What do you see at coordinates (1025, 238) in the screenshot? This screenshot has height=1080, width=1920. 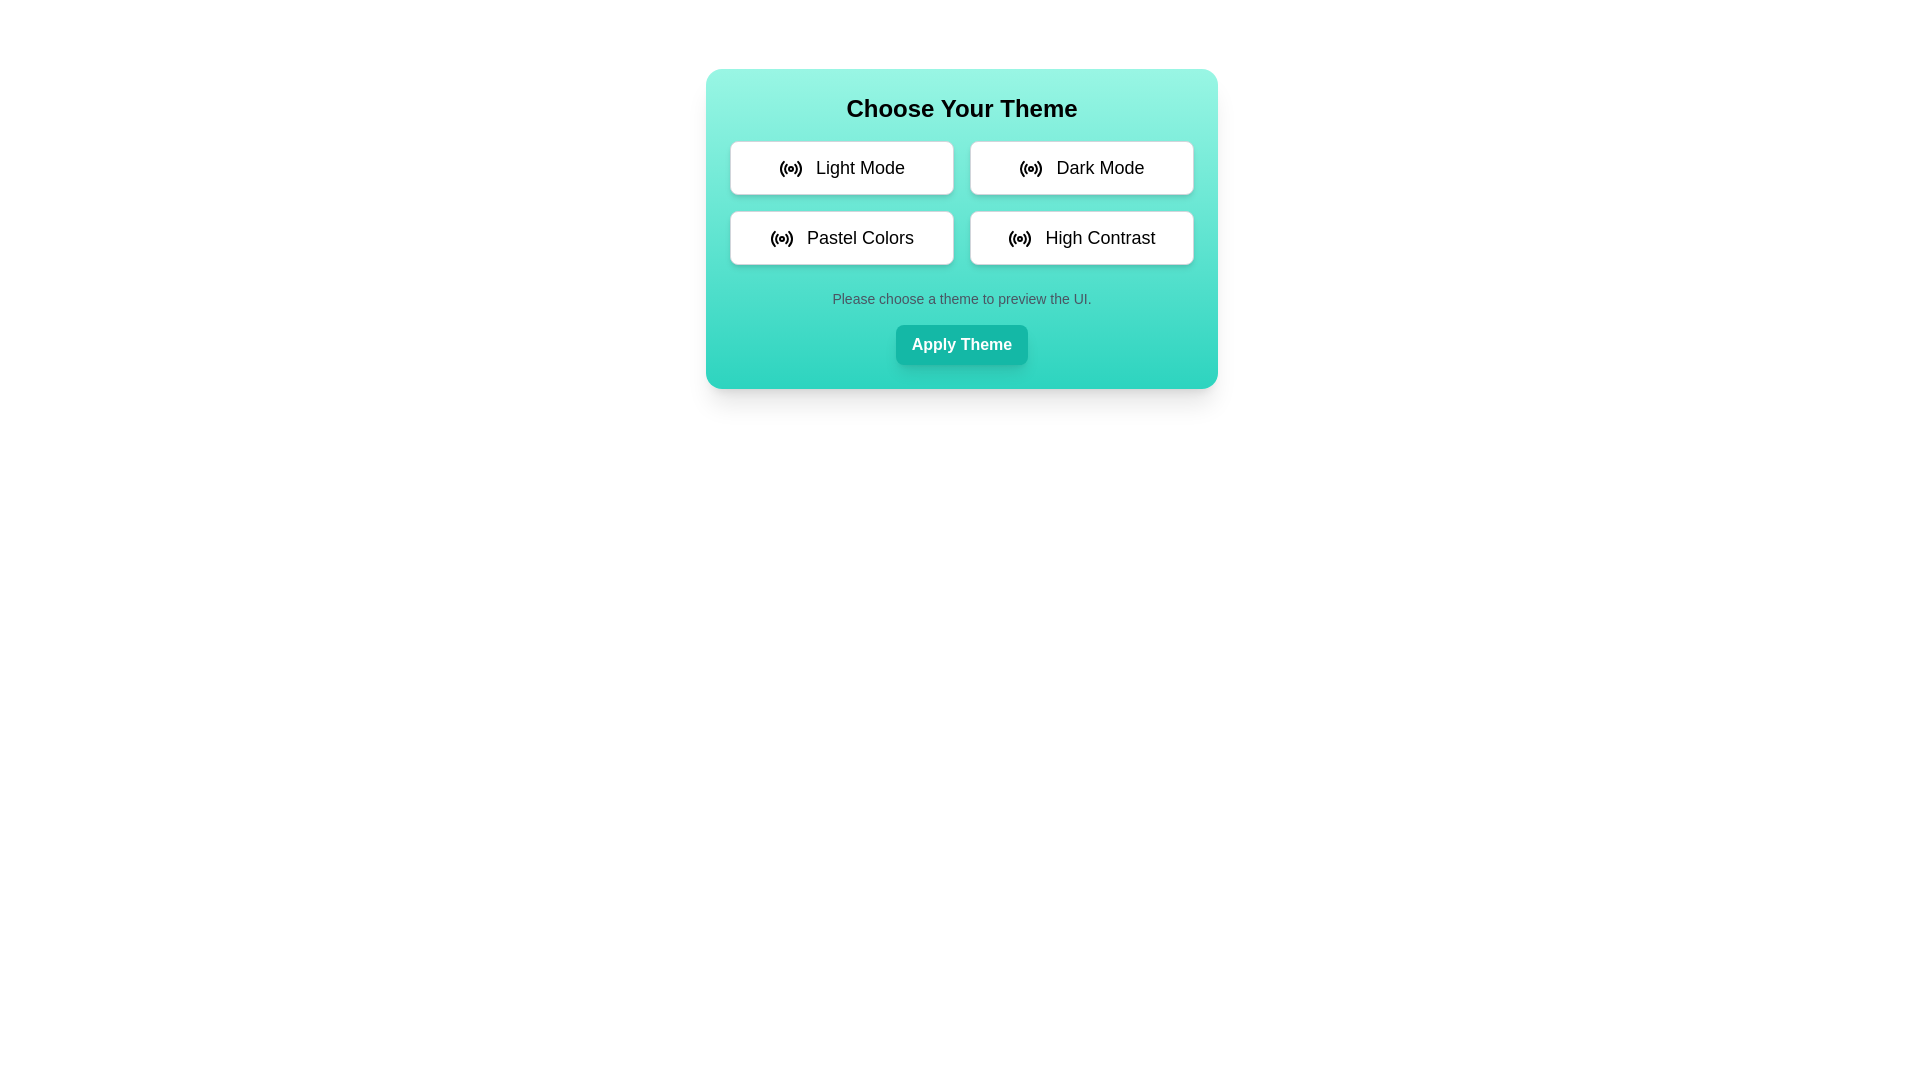 I see `the fourth concentric arc of the radio icon within the 'High Contrast' button in the theme selection panel` at bounding box center [1025, 238].